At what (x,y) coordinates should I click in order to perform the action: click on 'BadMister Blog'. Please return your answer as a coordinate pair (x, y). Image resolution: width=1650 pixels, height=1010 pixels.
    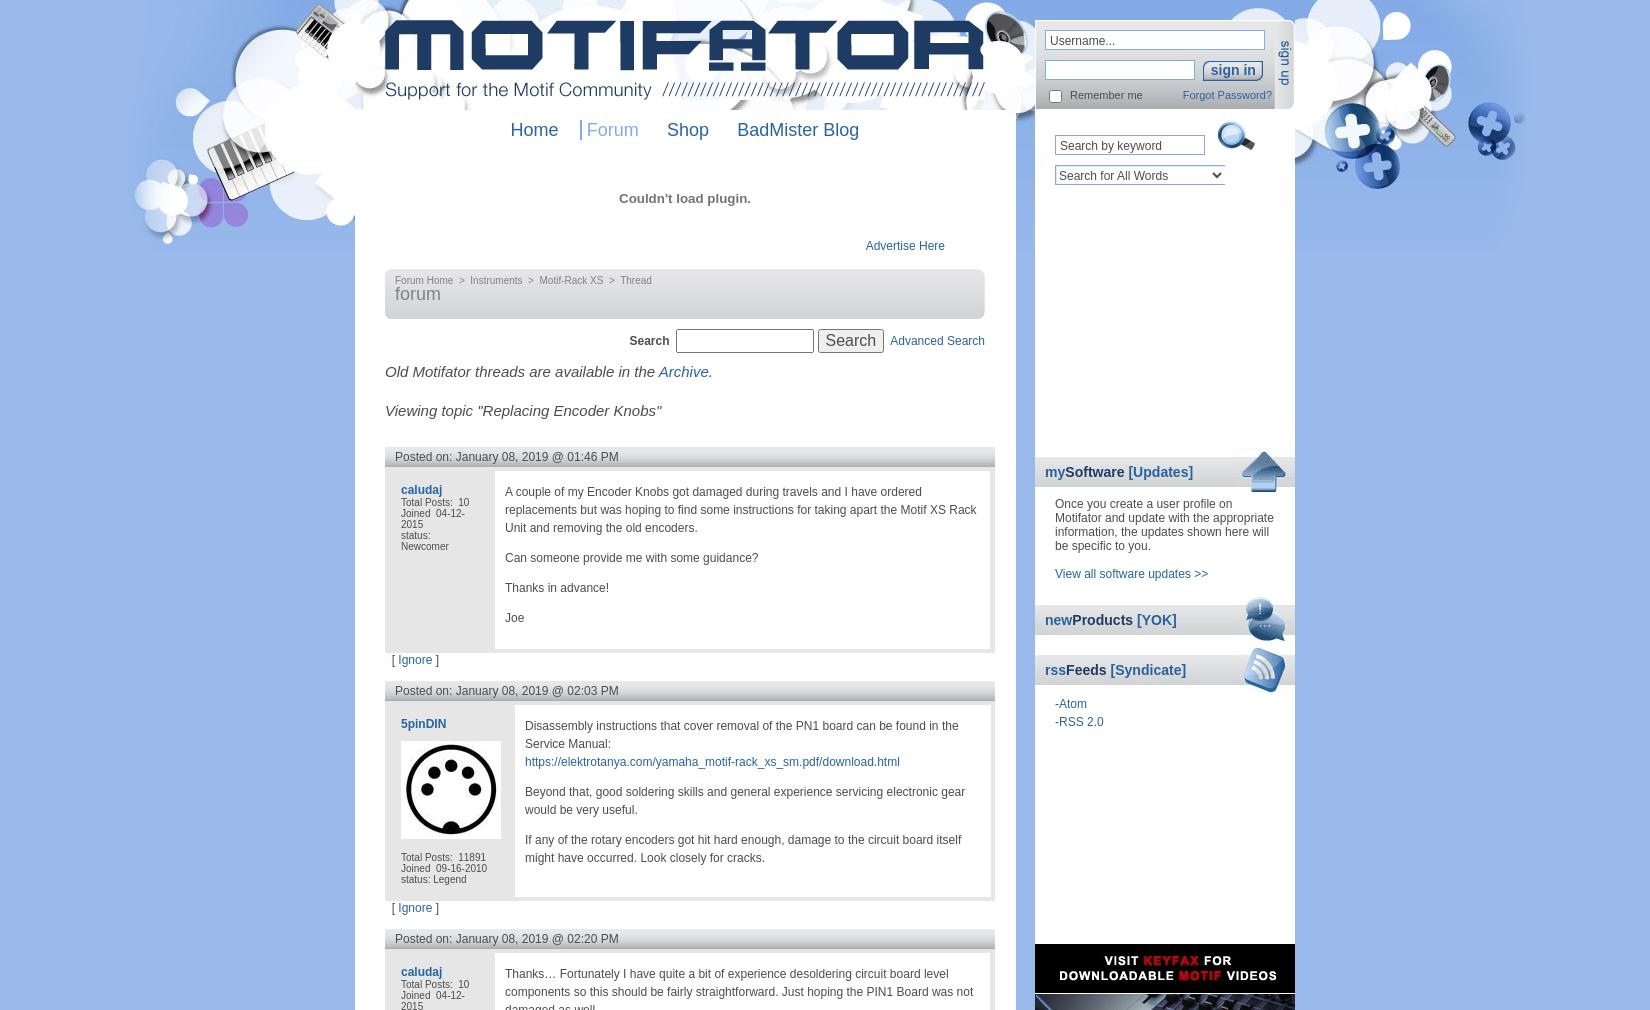
    Looking at the image, I should click on (736, 128).